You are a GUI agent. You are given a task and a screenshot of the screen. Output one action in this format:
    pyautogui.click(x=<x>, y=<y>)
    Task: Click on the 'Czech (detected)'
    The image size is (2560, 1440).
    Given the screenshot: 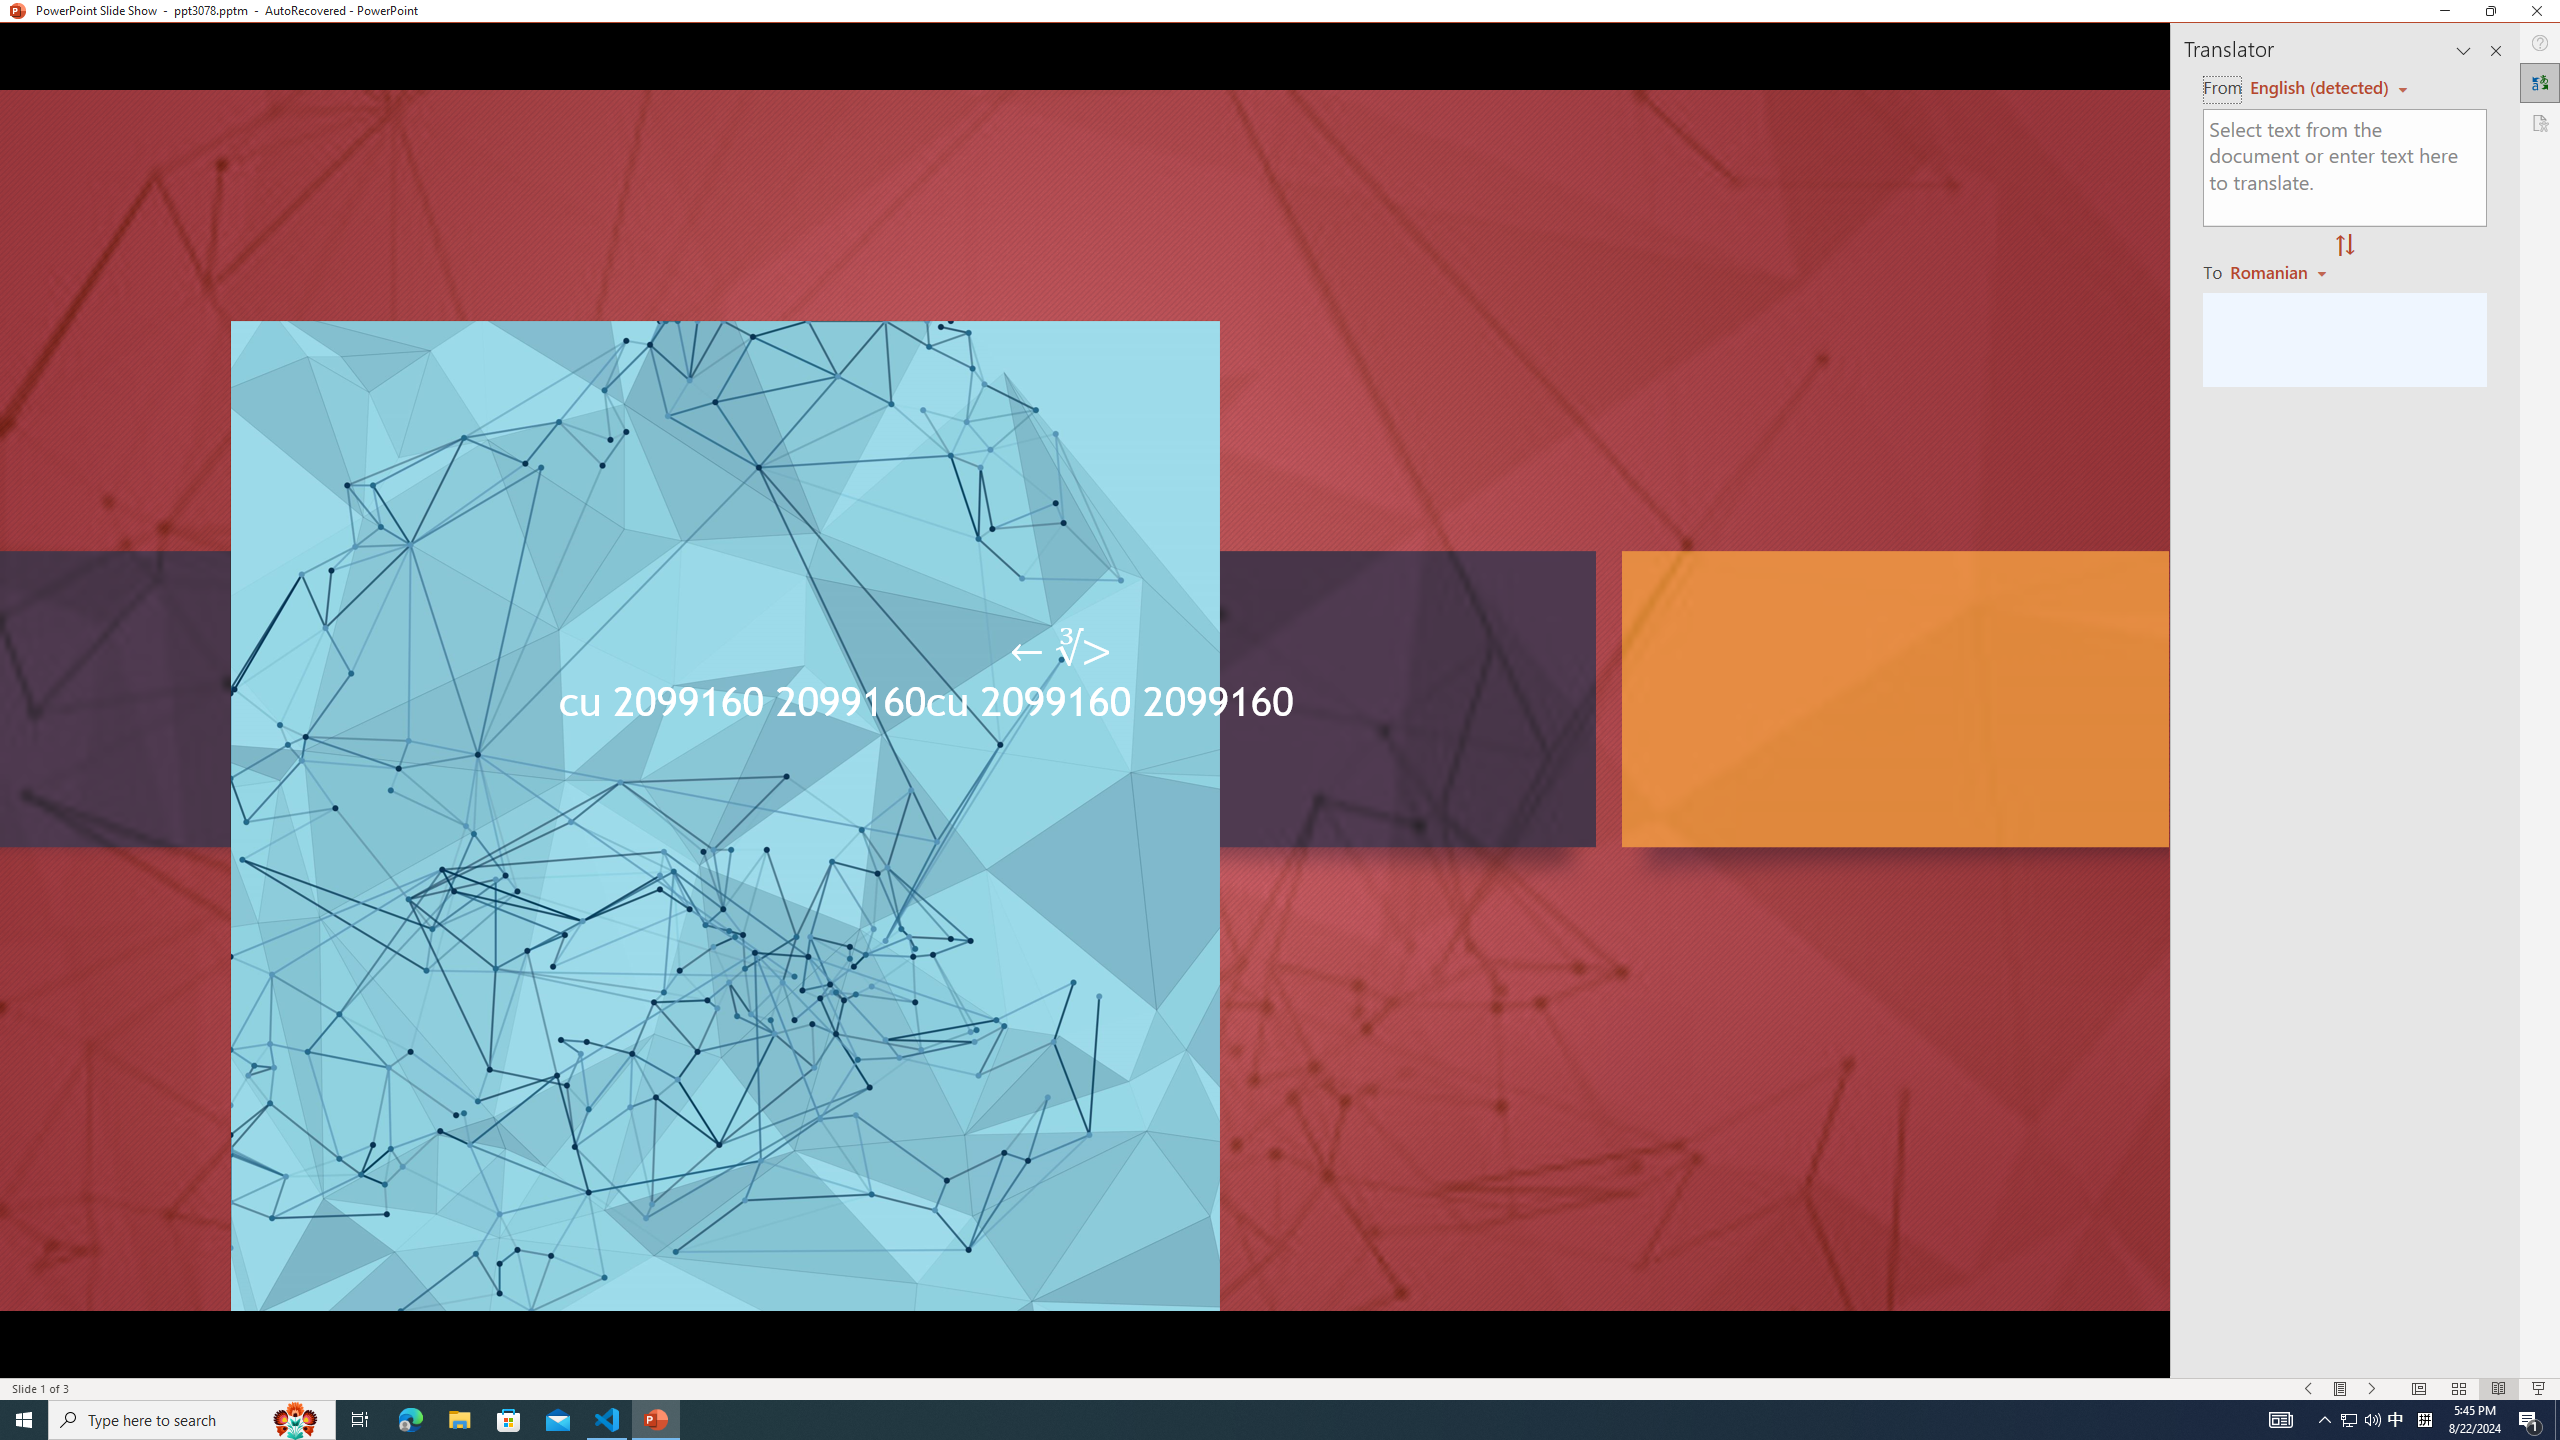 What is the action you would take?
    pyautogui.click(x=2319, y=88)
    